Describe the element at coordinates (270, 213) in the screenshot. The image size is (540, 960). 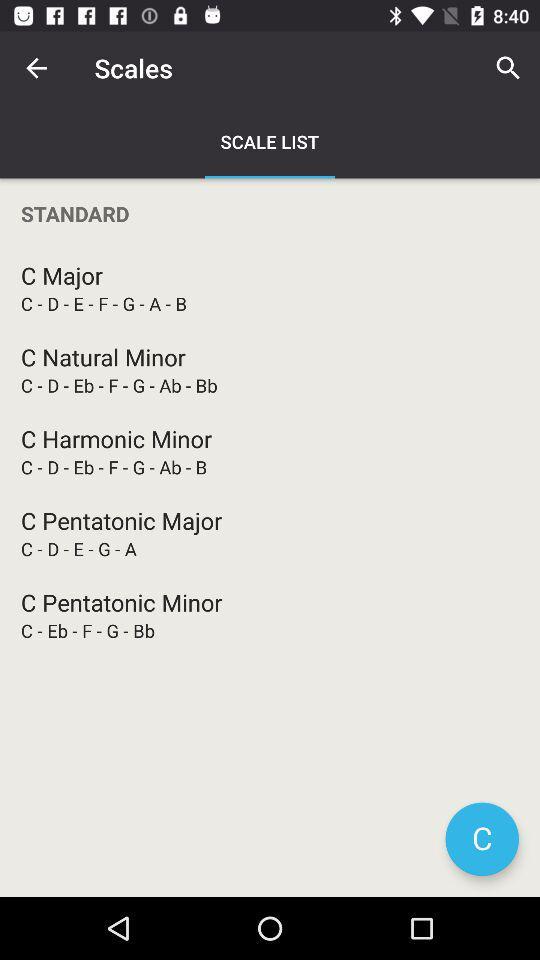
I see `the item above c major` at that location.